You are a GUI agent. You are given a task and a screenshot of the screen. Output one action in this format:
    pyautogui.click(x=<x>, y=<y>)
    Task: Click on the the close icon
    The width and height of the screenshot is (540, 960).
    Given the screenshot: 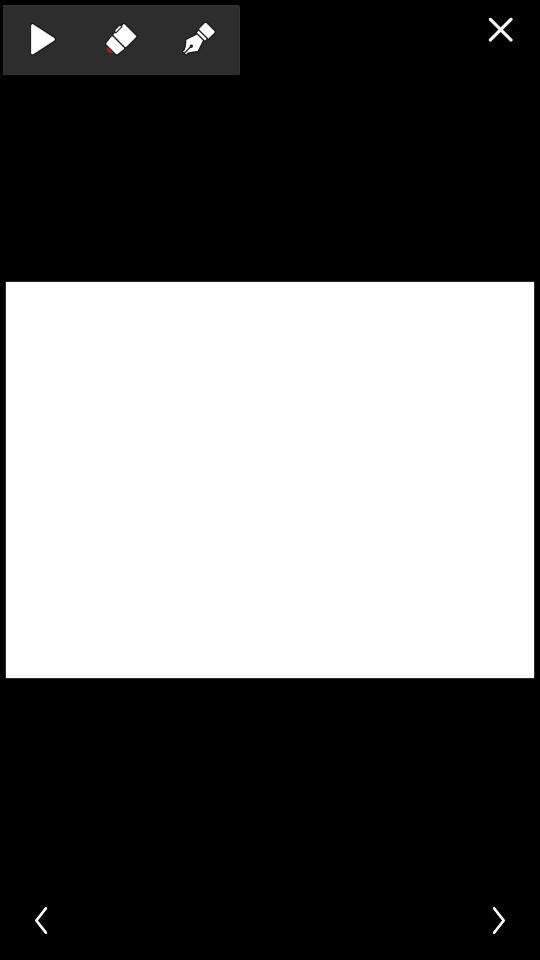 What is the action you would take?
    pyautogui.click(x=499, y=28)
    